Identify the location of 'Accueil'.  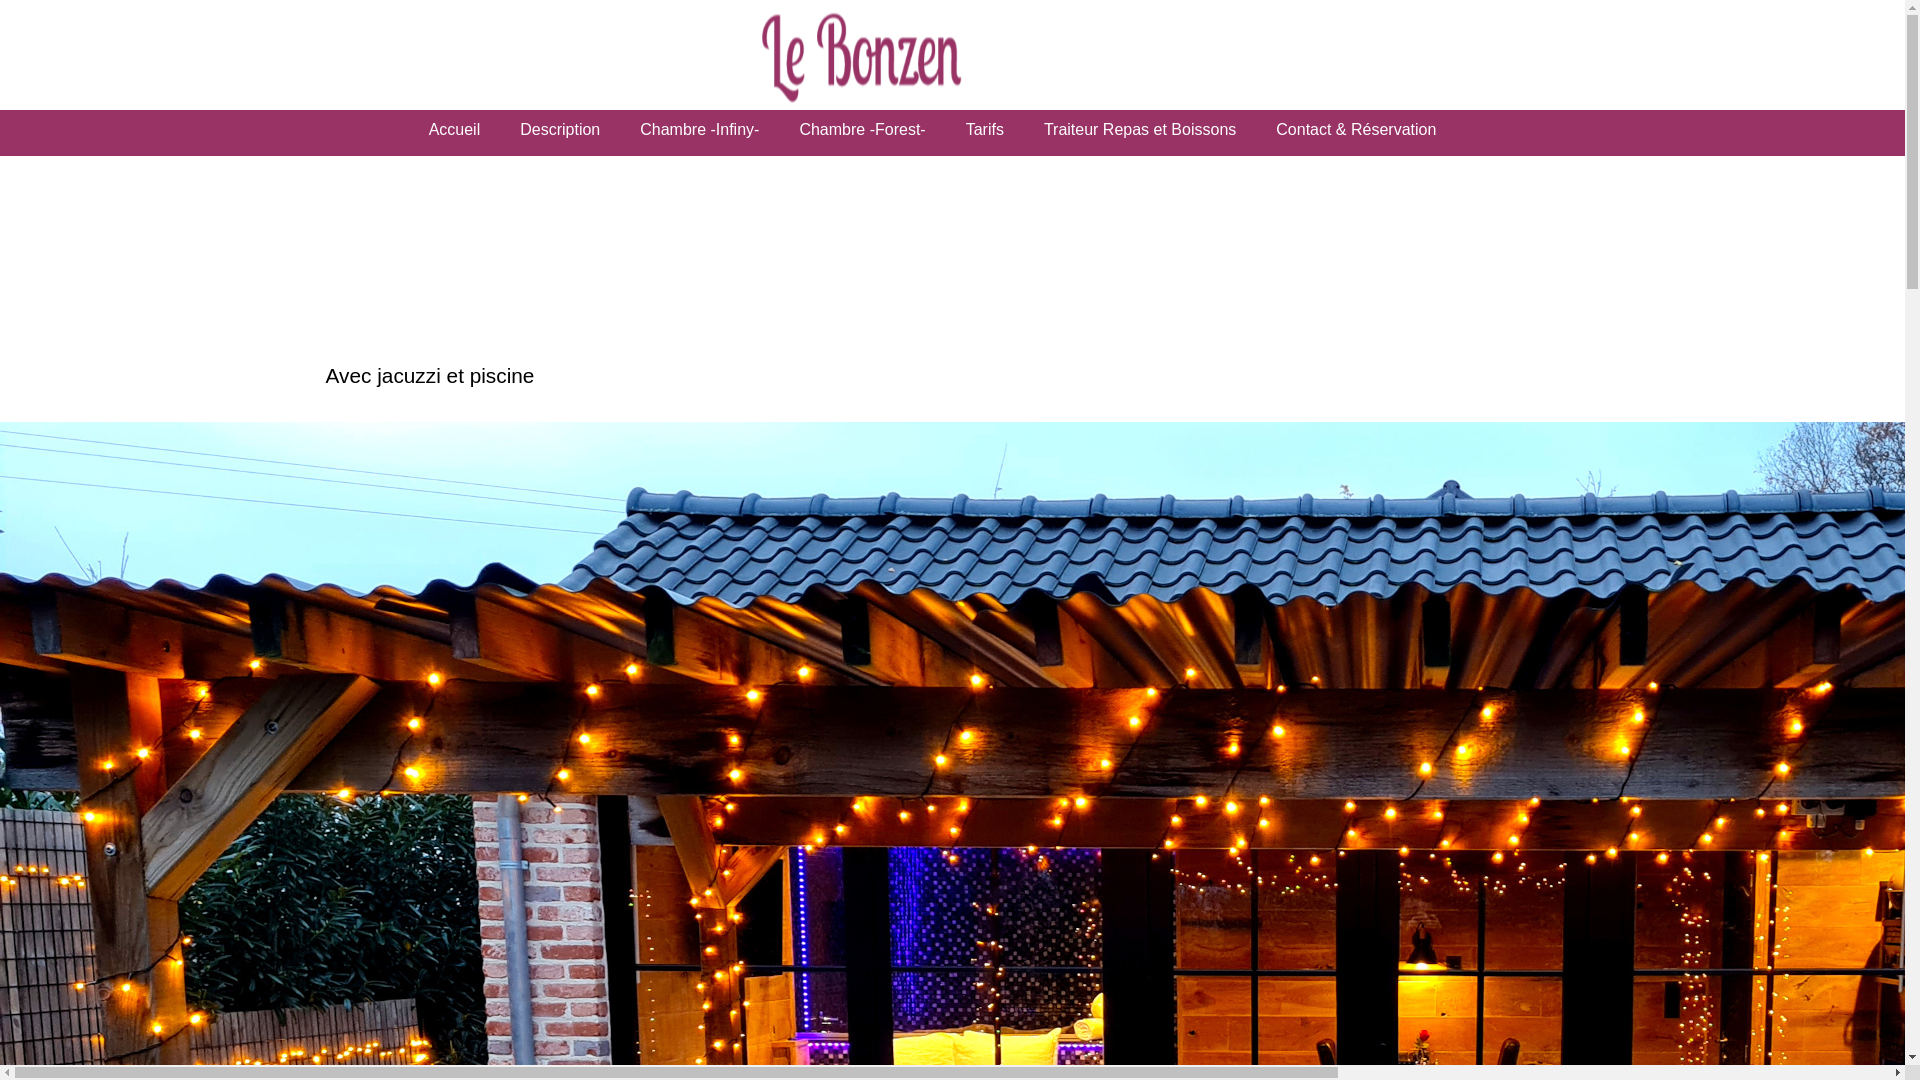
(454, 130).